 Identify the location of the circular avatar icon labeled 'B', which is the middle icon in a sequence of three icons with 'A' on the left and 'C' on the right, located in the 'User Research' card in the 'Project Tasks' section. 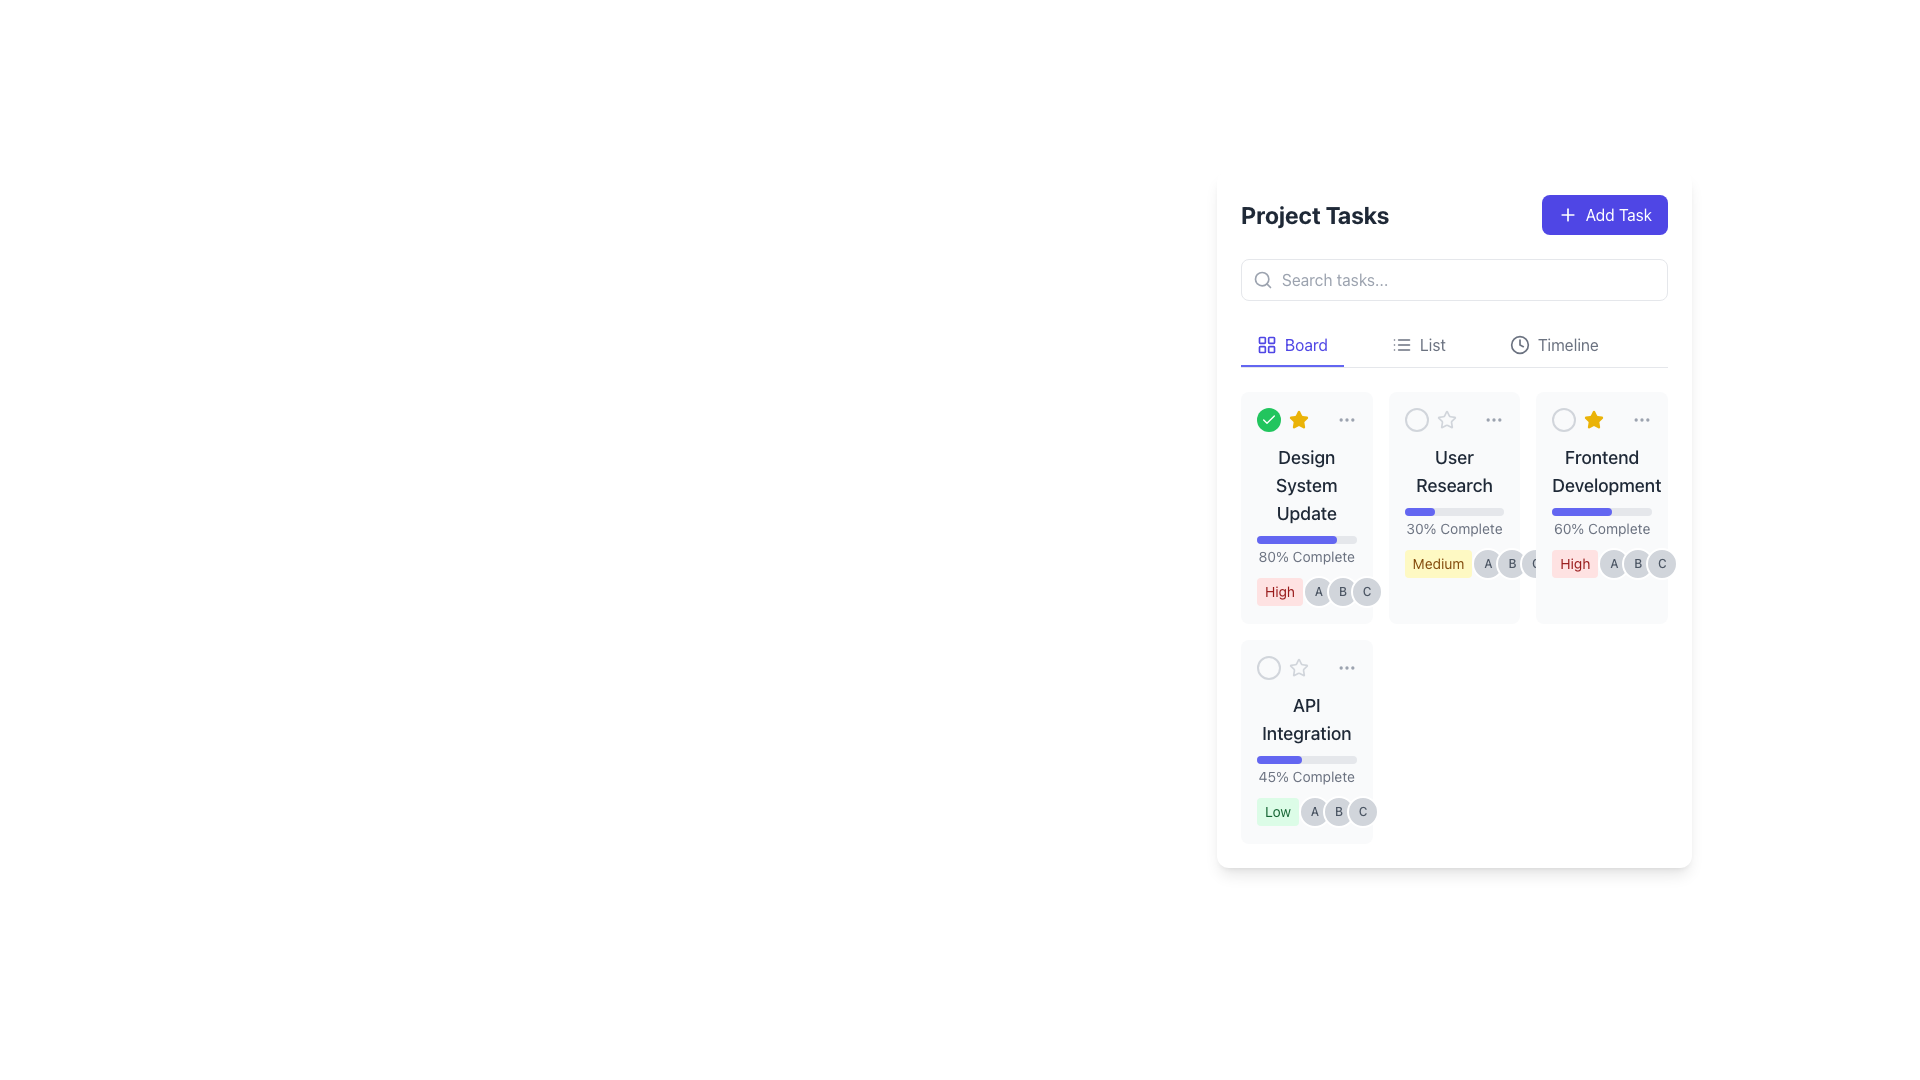
(1512, 563).